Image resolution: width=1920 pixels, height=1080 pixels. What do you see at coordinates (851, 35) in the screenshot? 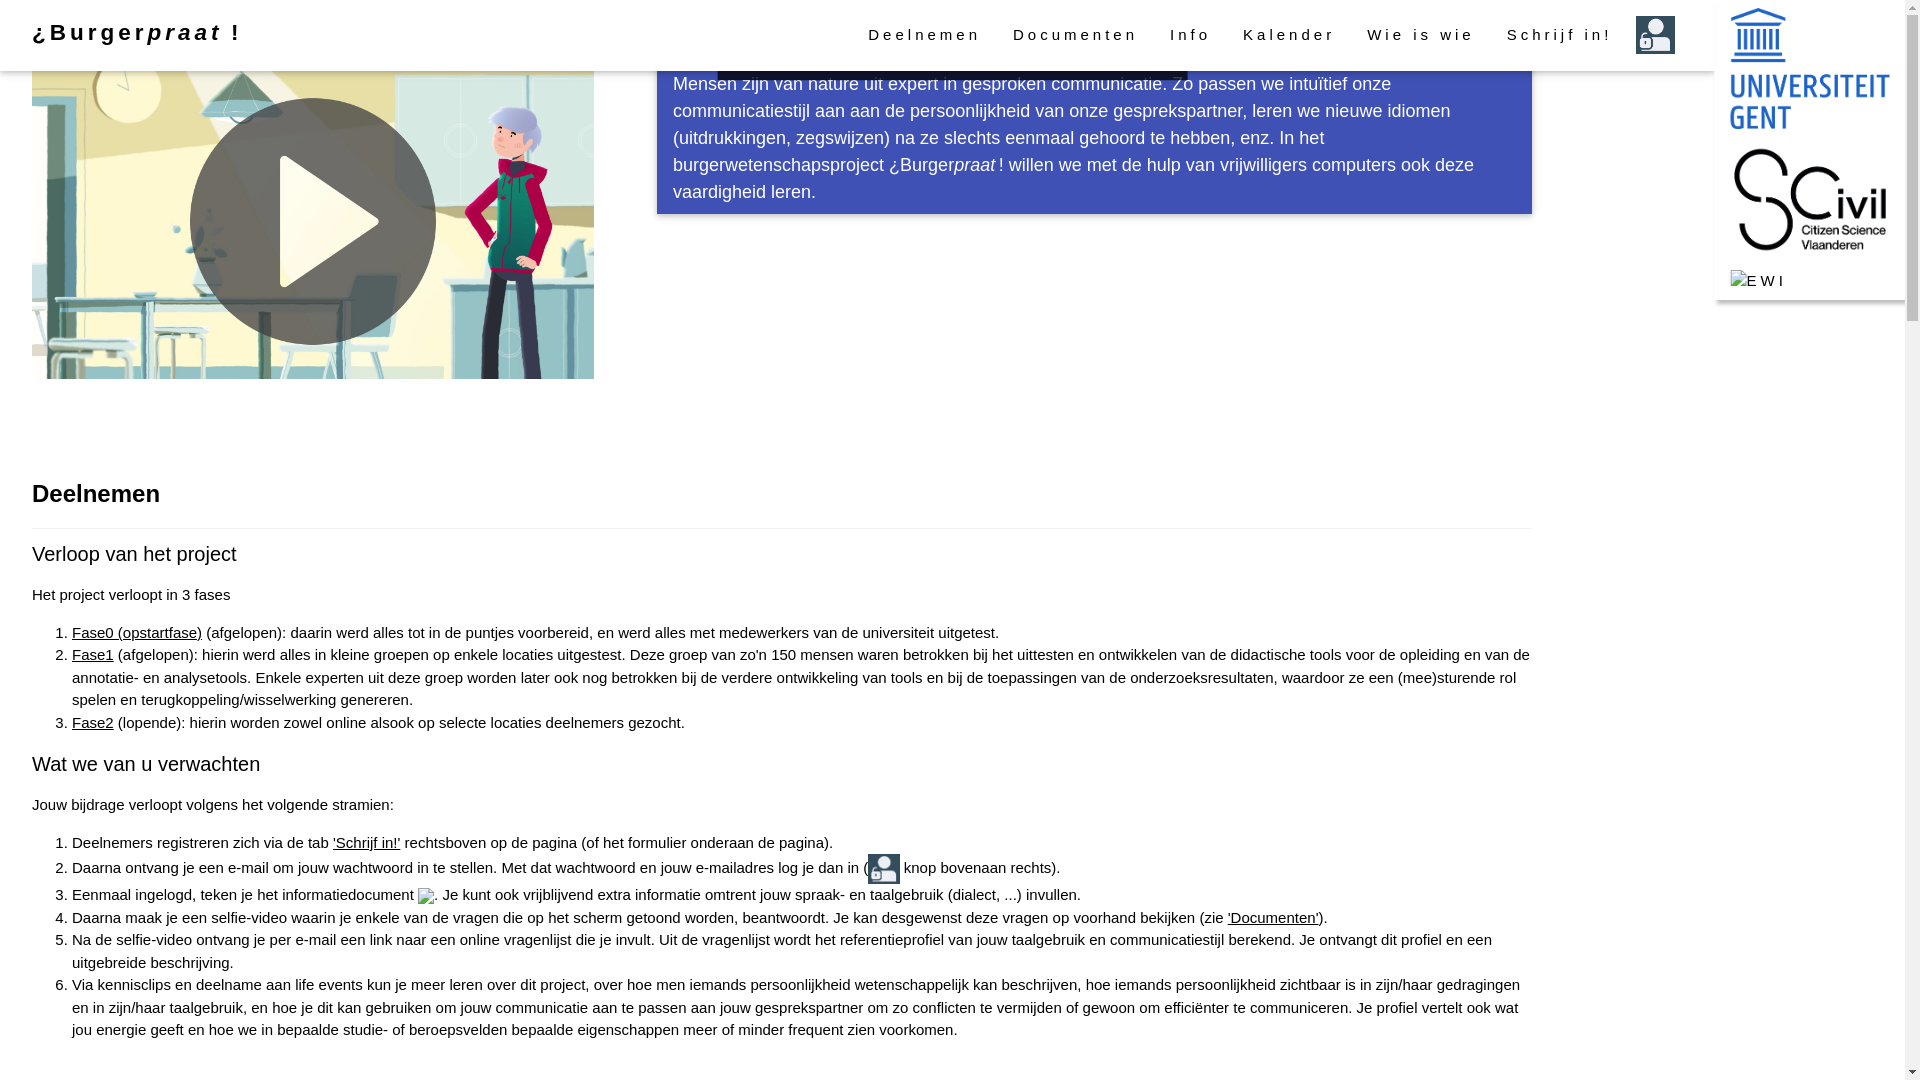
I see `'Deelnemen'` at bounding box center [851, 35].